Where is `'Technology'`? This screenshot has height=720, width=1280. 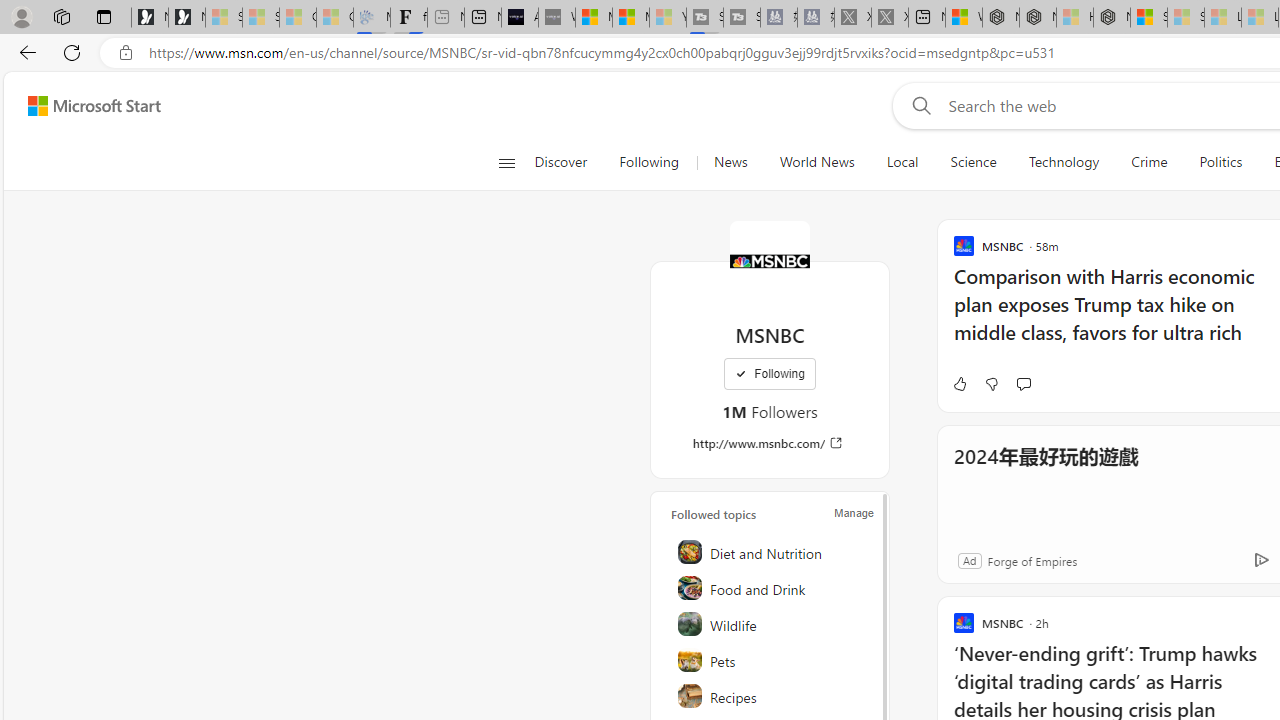 'Technology' is located at coordinates (1063, 162).